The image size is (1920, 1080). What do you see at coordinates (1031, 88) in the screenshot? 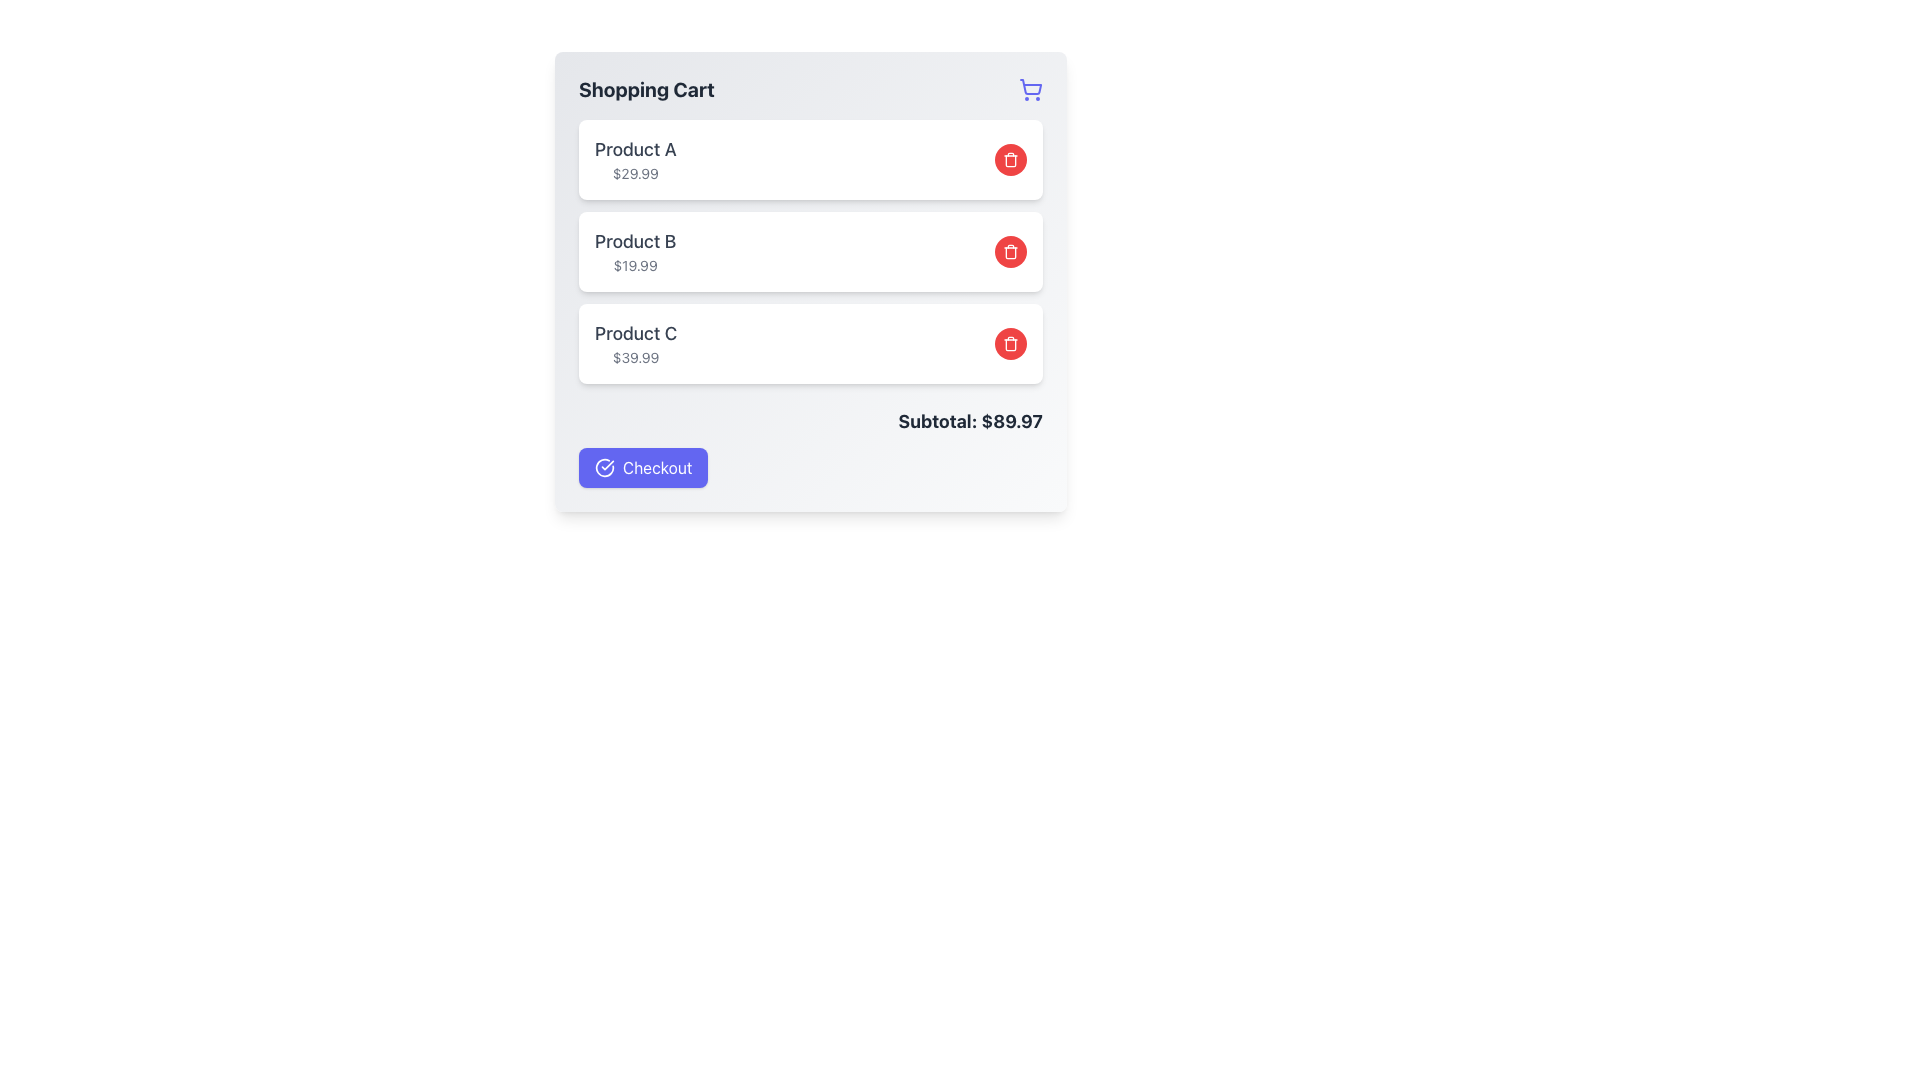
I see `the shopping cart icon located on the far right side of the header section of the 'Shopping Cart' area, adjacent to the title text` at bounding box center [1031, 88].